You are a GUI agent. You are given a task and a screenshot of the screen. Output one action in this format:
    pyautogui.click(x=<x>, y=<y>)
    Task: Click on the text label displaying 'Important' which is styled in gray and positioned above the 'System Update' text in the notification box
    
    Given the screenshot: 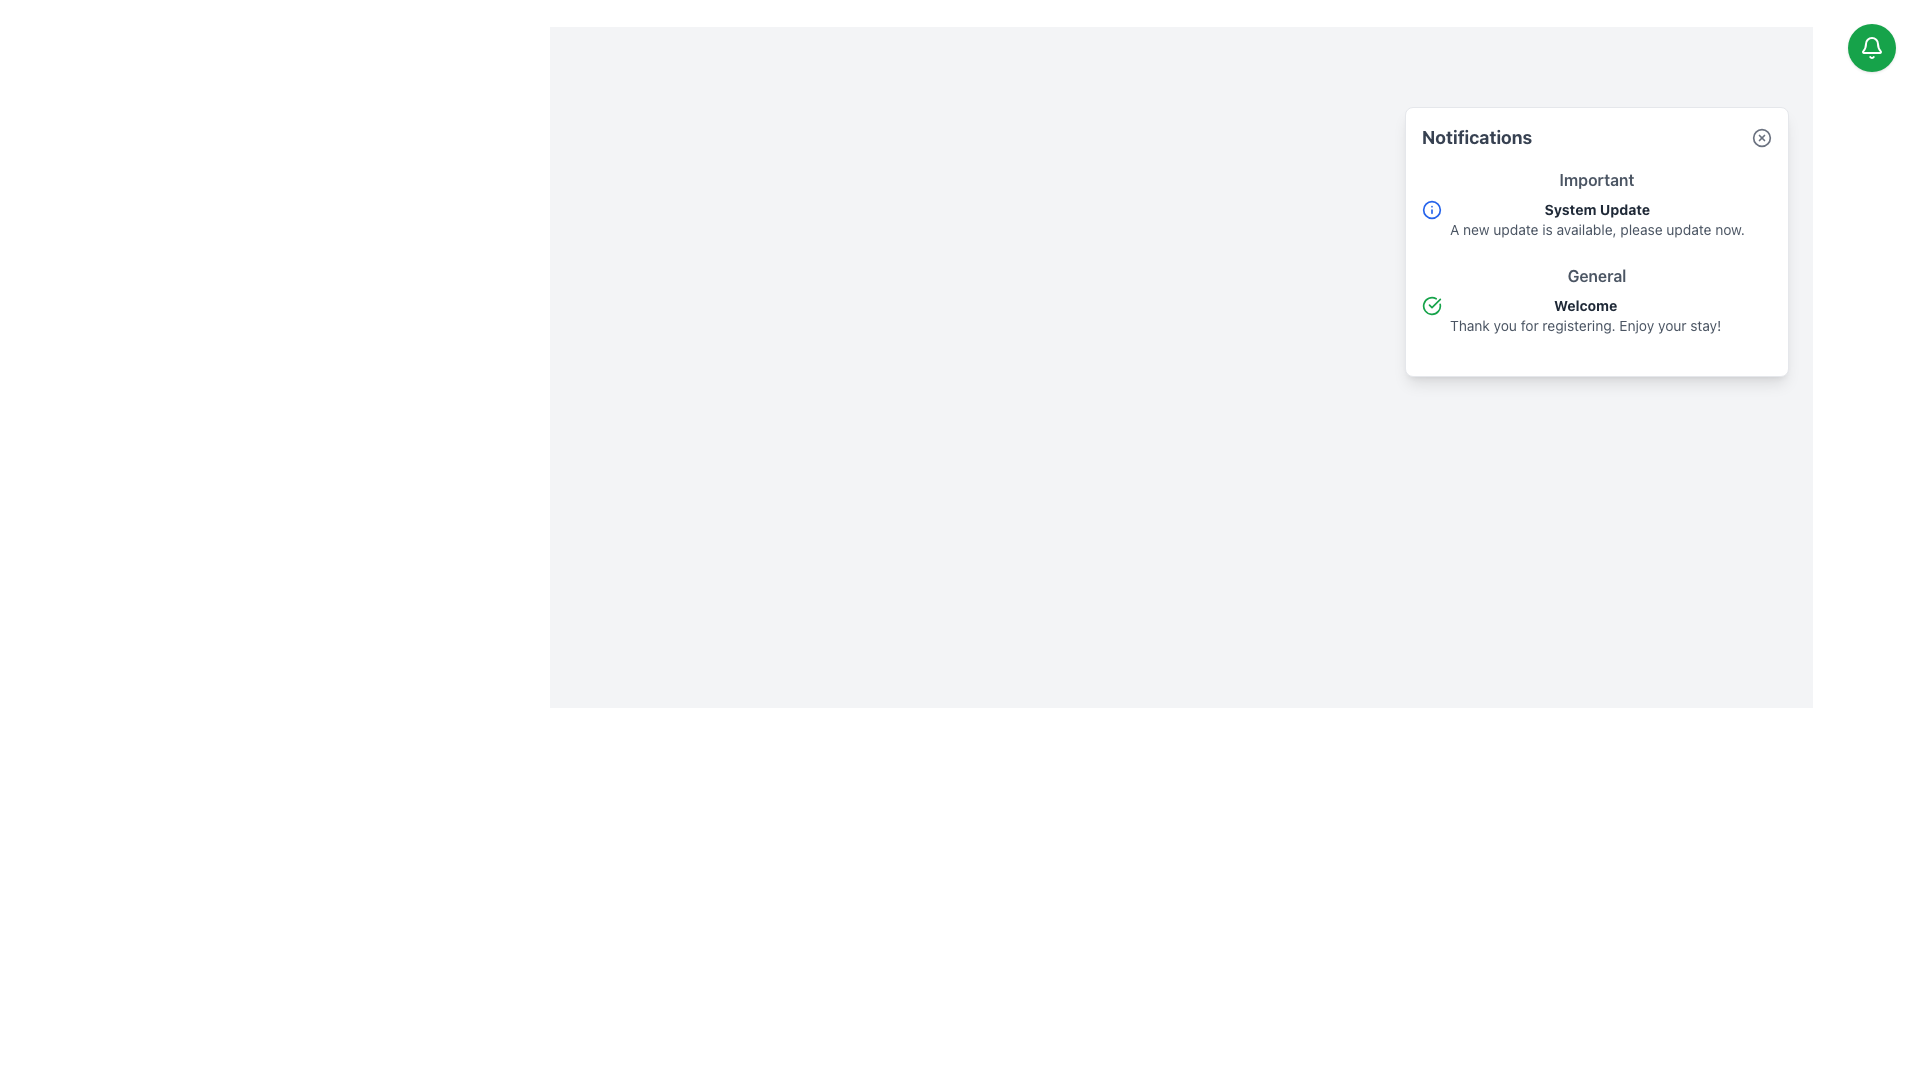 What is the action you would take?
    pyautogui.click(x=1596, y=180)
    